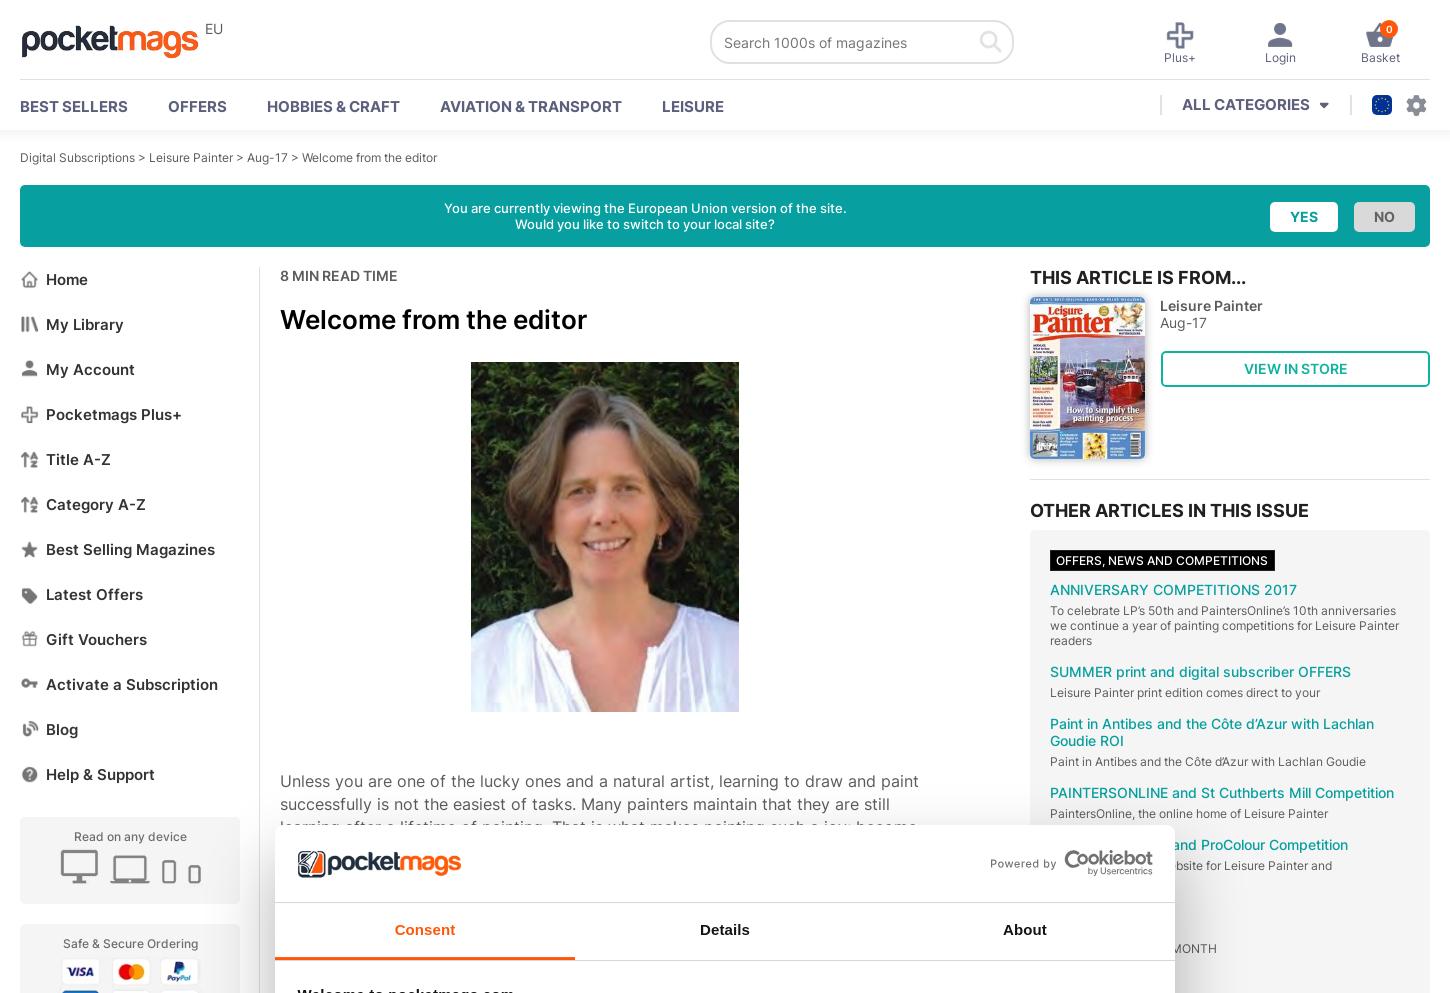 Image resolution: width=1450 pixels, height=993 pixels. Describe the element at coordinates (1172, 589) in the screenshot. I see `'ANNIVERSARY COMPETITIONS 2017'` at that location.